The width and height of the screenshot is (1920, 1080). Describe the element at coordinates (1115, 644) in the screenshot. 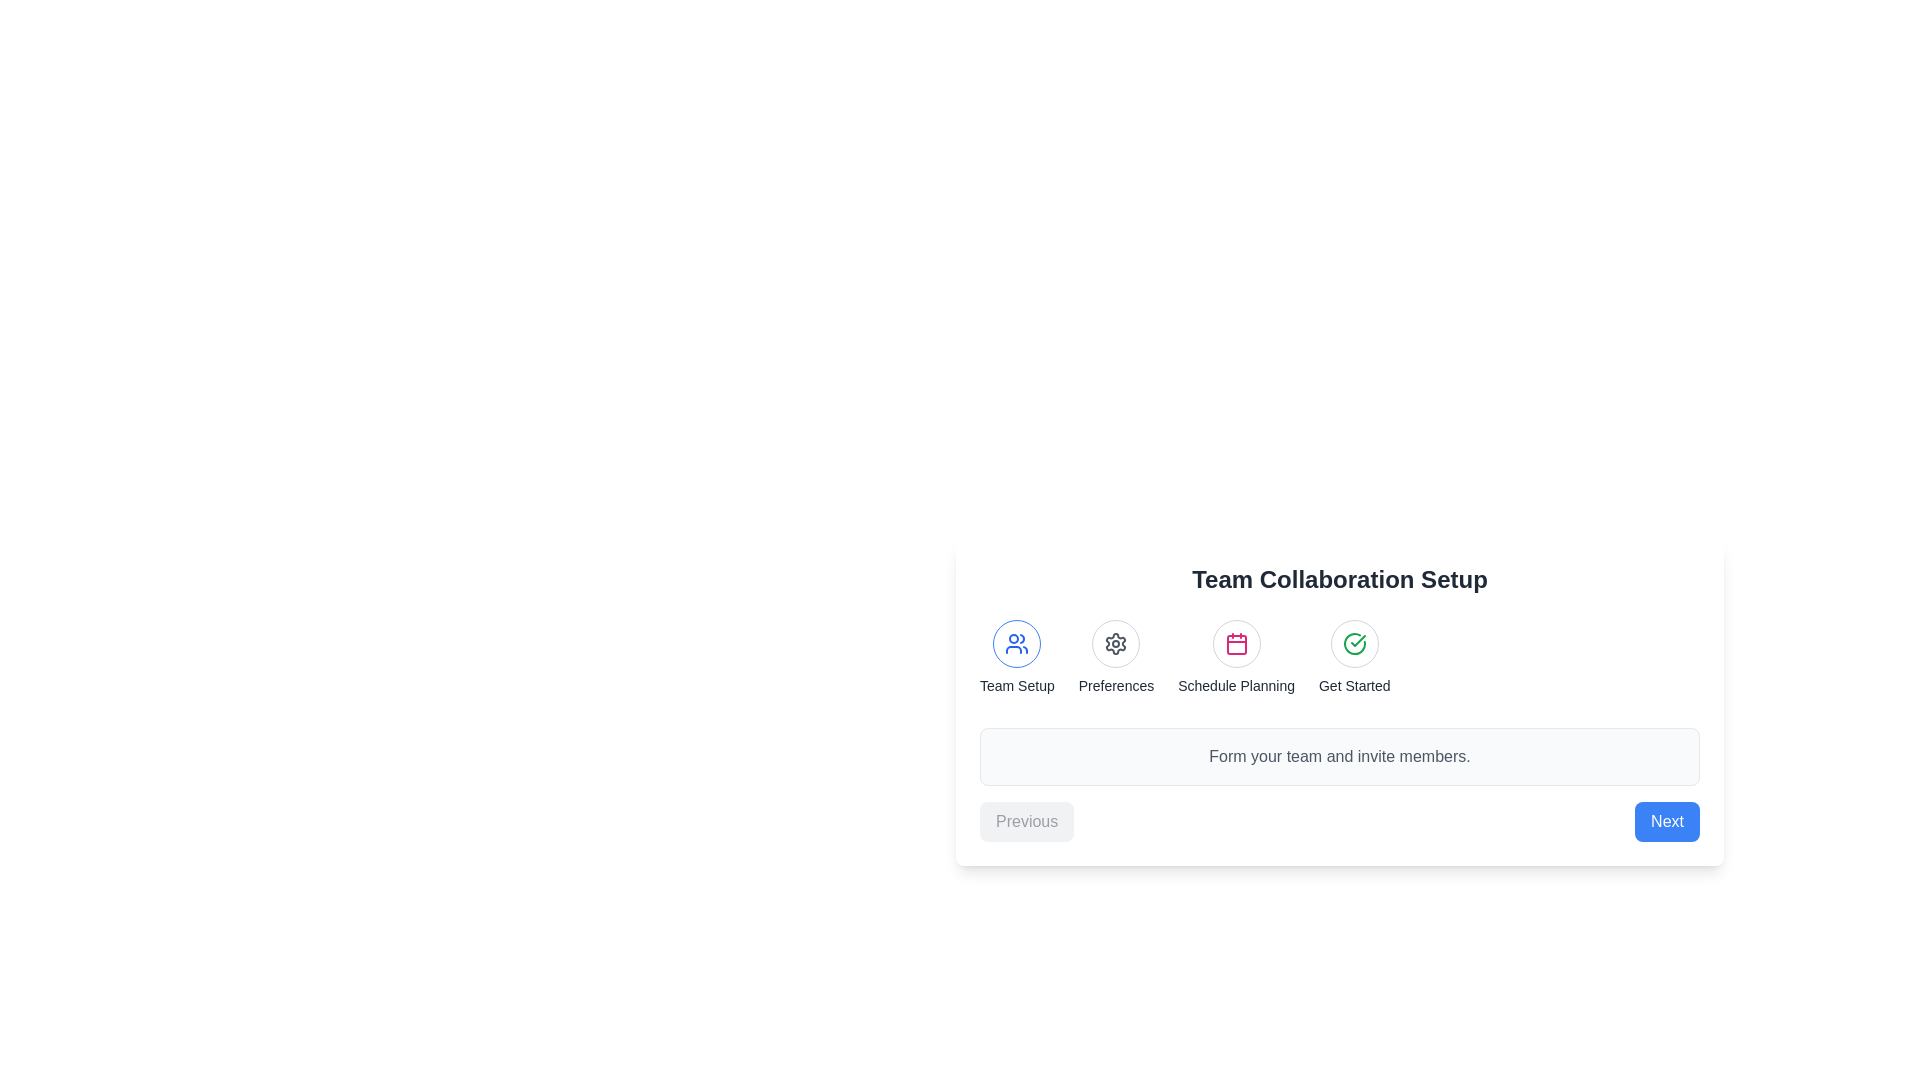

I see `the second circular icon in a group of four icons, which is associated with navigating to the 'Preferences' section` at that location.